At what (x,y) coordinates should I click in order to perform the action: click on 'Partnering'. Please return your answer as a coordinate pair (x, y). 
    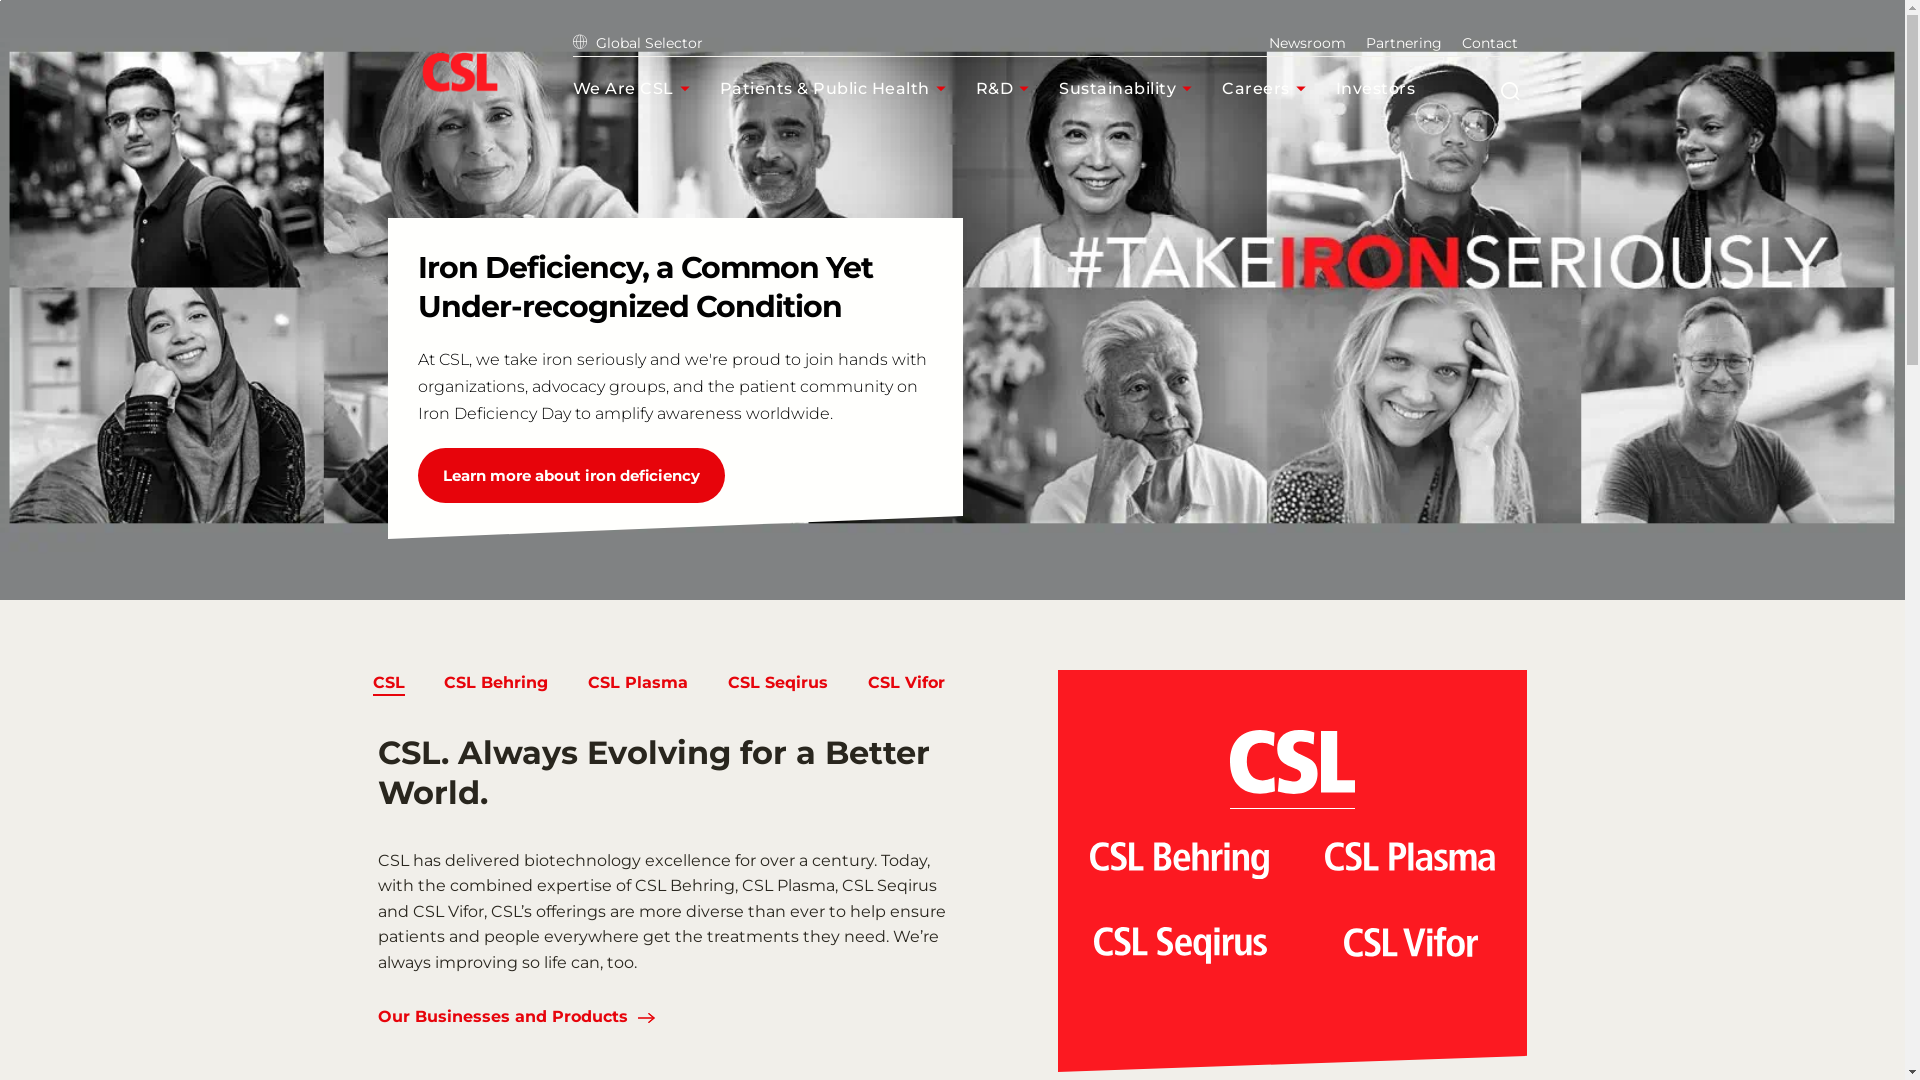
    Looking at the image, I should click on (1402, 42).